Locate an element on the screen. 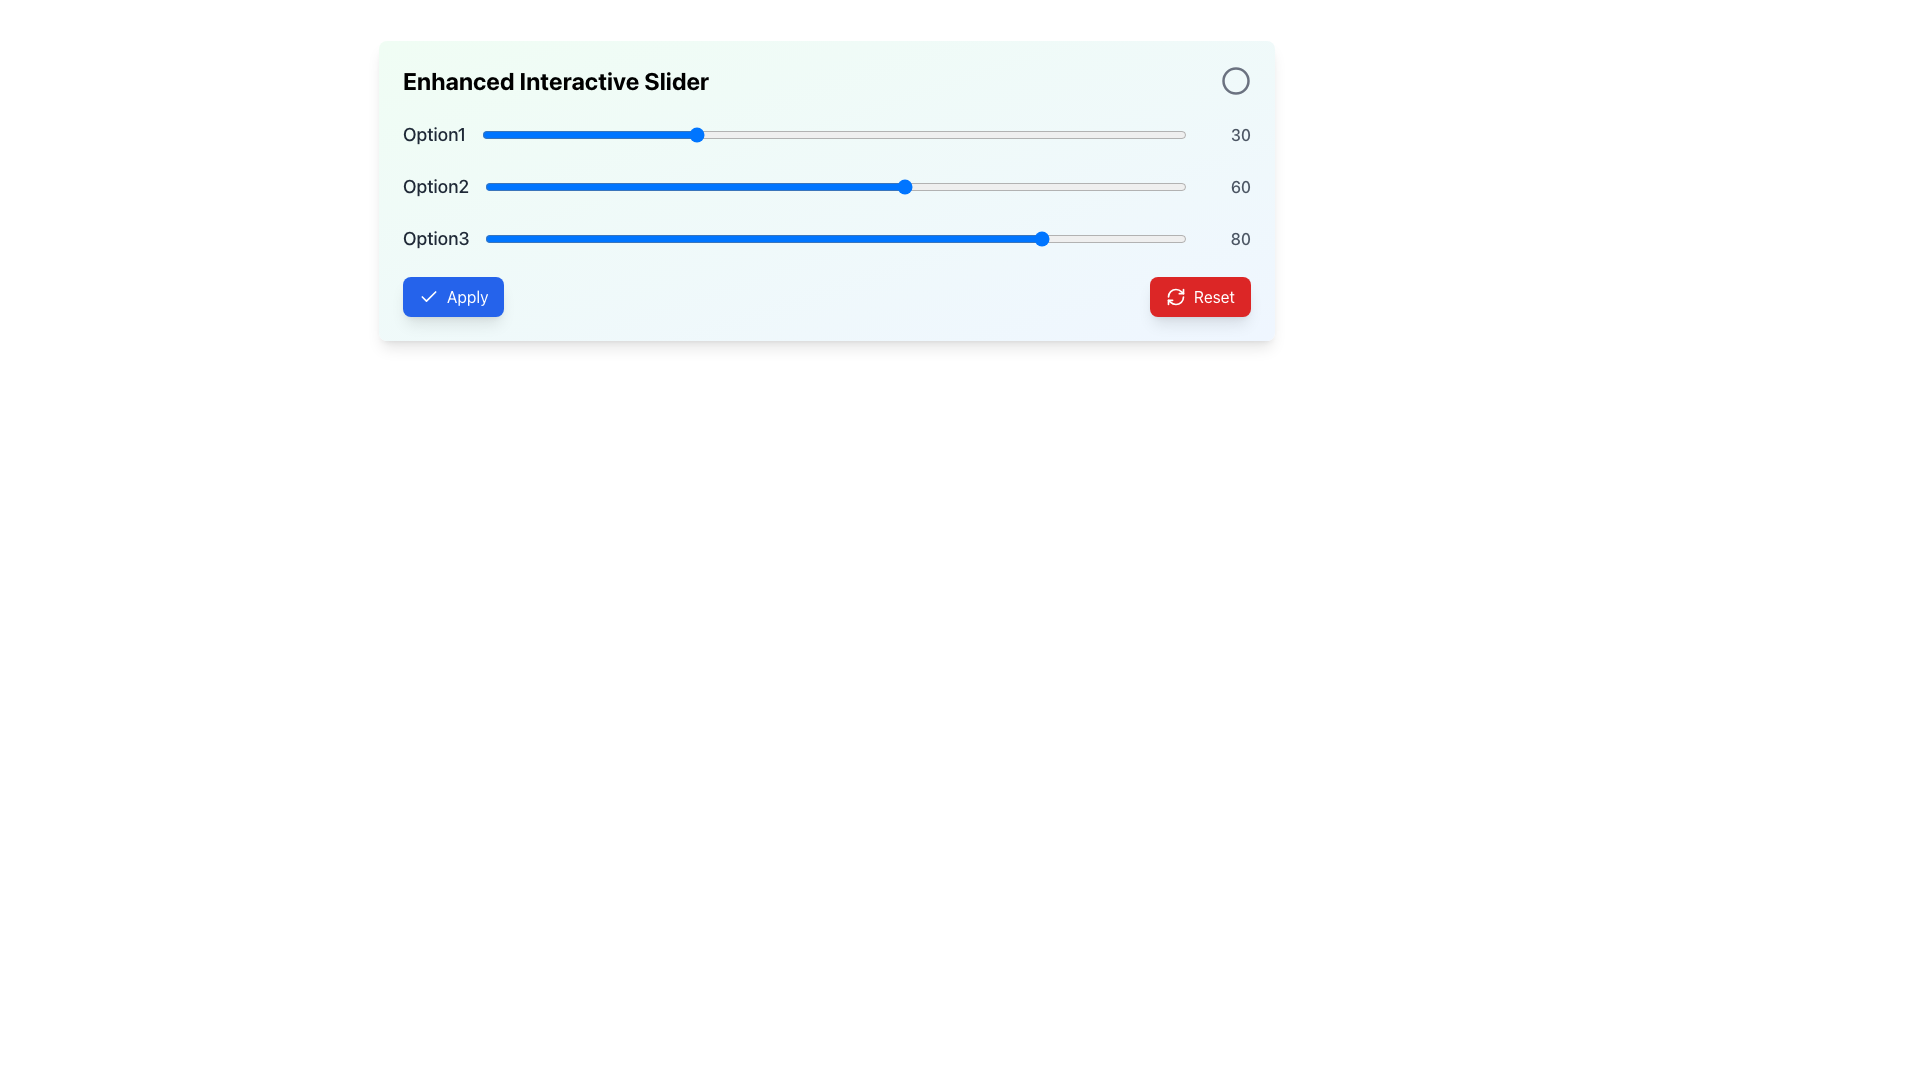 The height and width of the screenshot is (1080, 1920). the slider is located at coordinates (1025, 238).